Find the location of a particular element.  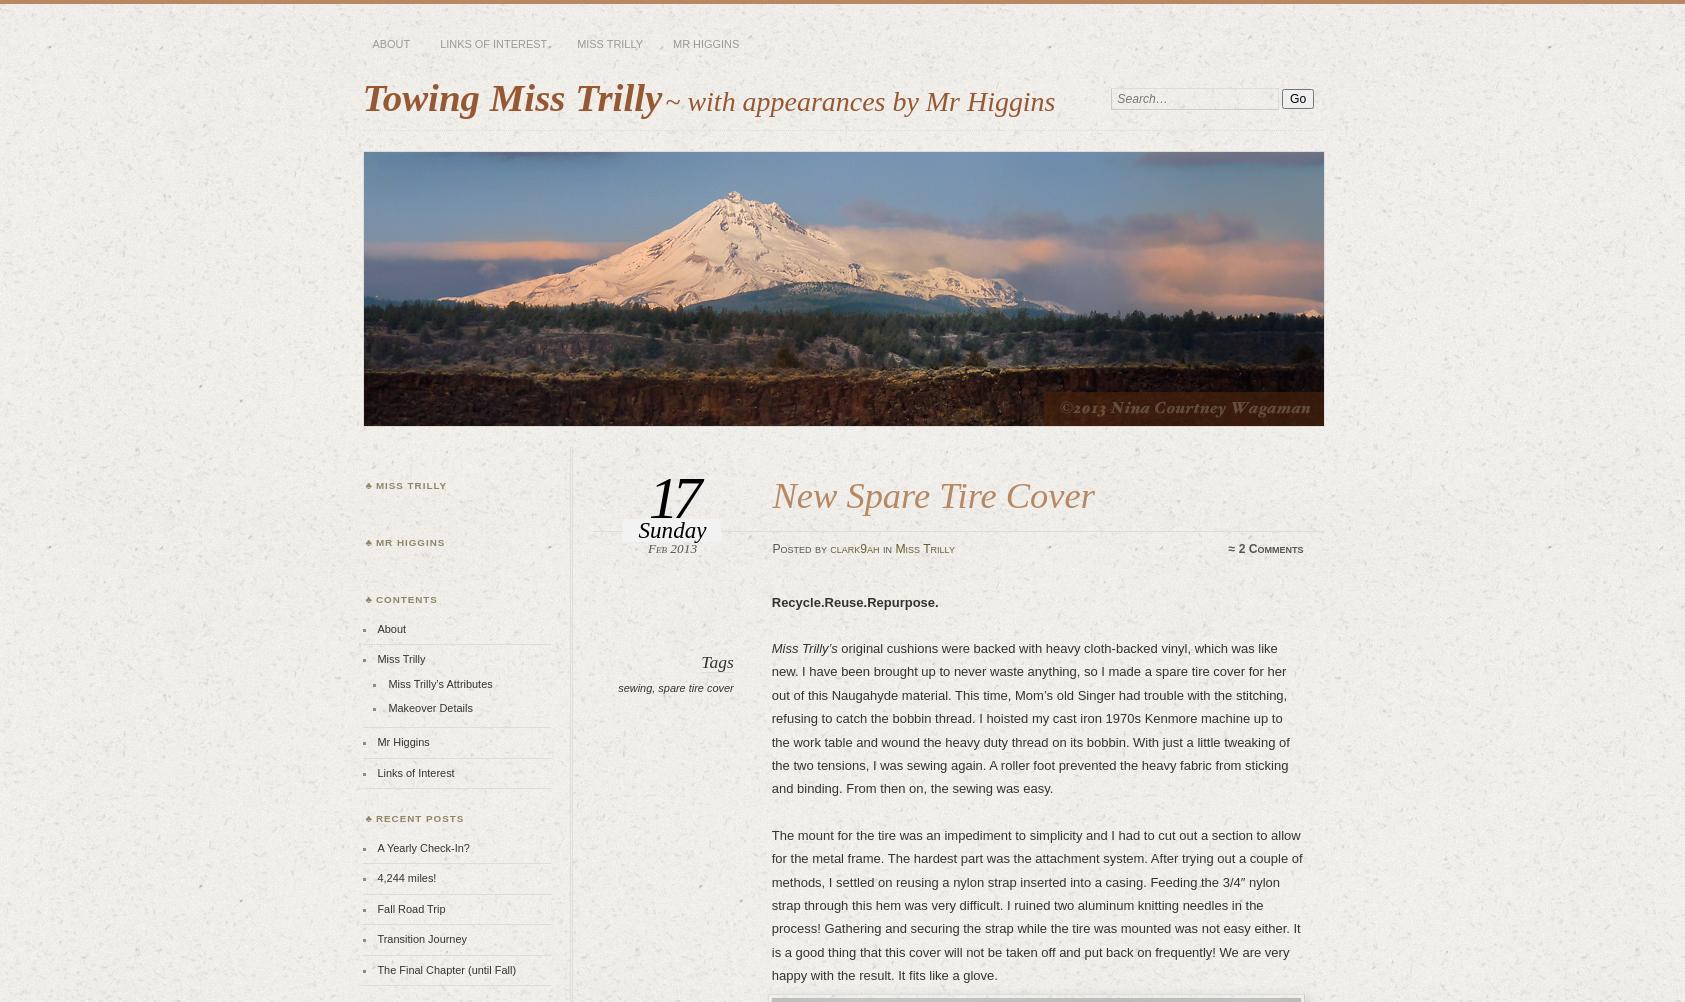

'Recycle.Reuse.Repurpose.' is located at coordinates (854, 600).